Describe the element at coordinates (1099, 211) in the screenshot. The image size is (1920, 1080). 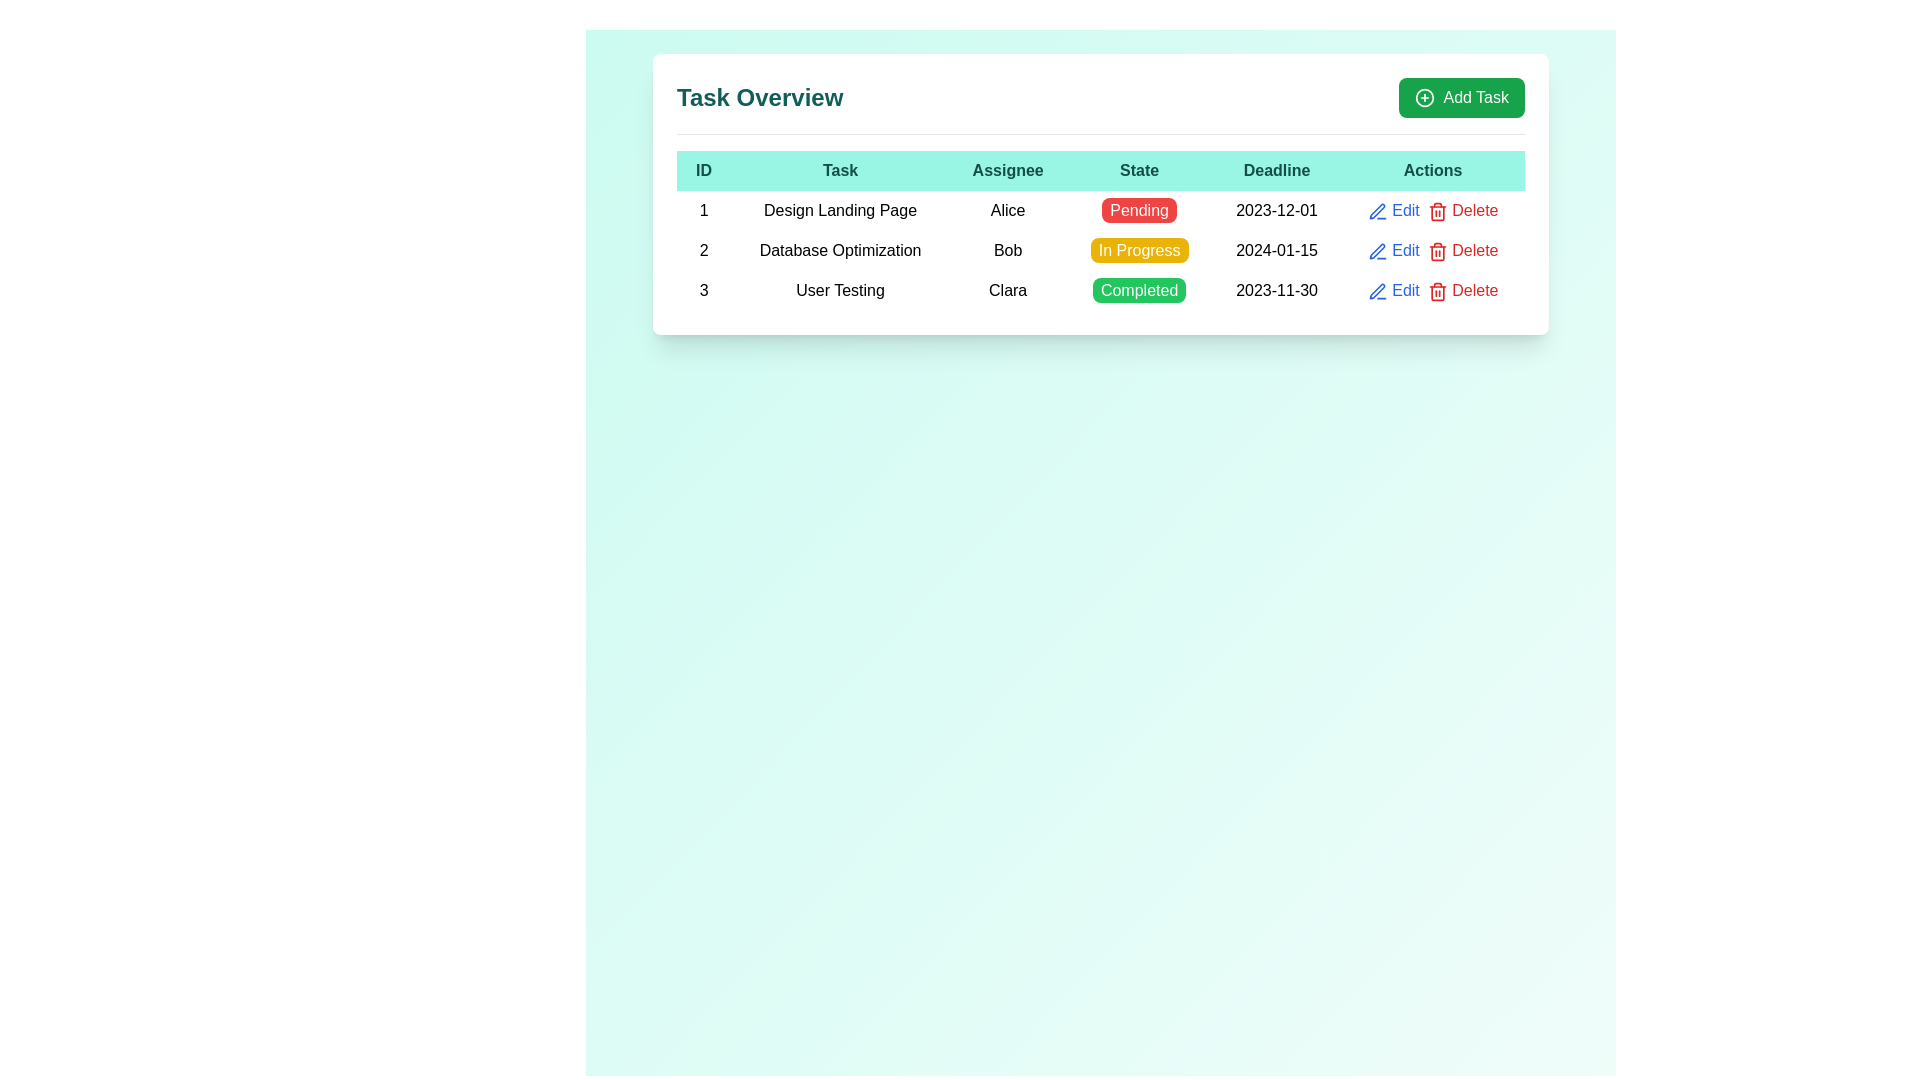
I see `the 'Pending' status label in the first row of the 'Task Overview' table, which allows the user to track task state` at that location.